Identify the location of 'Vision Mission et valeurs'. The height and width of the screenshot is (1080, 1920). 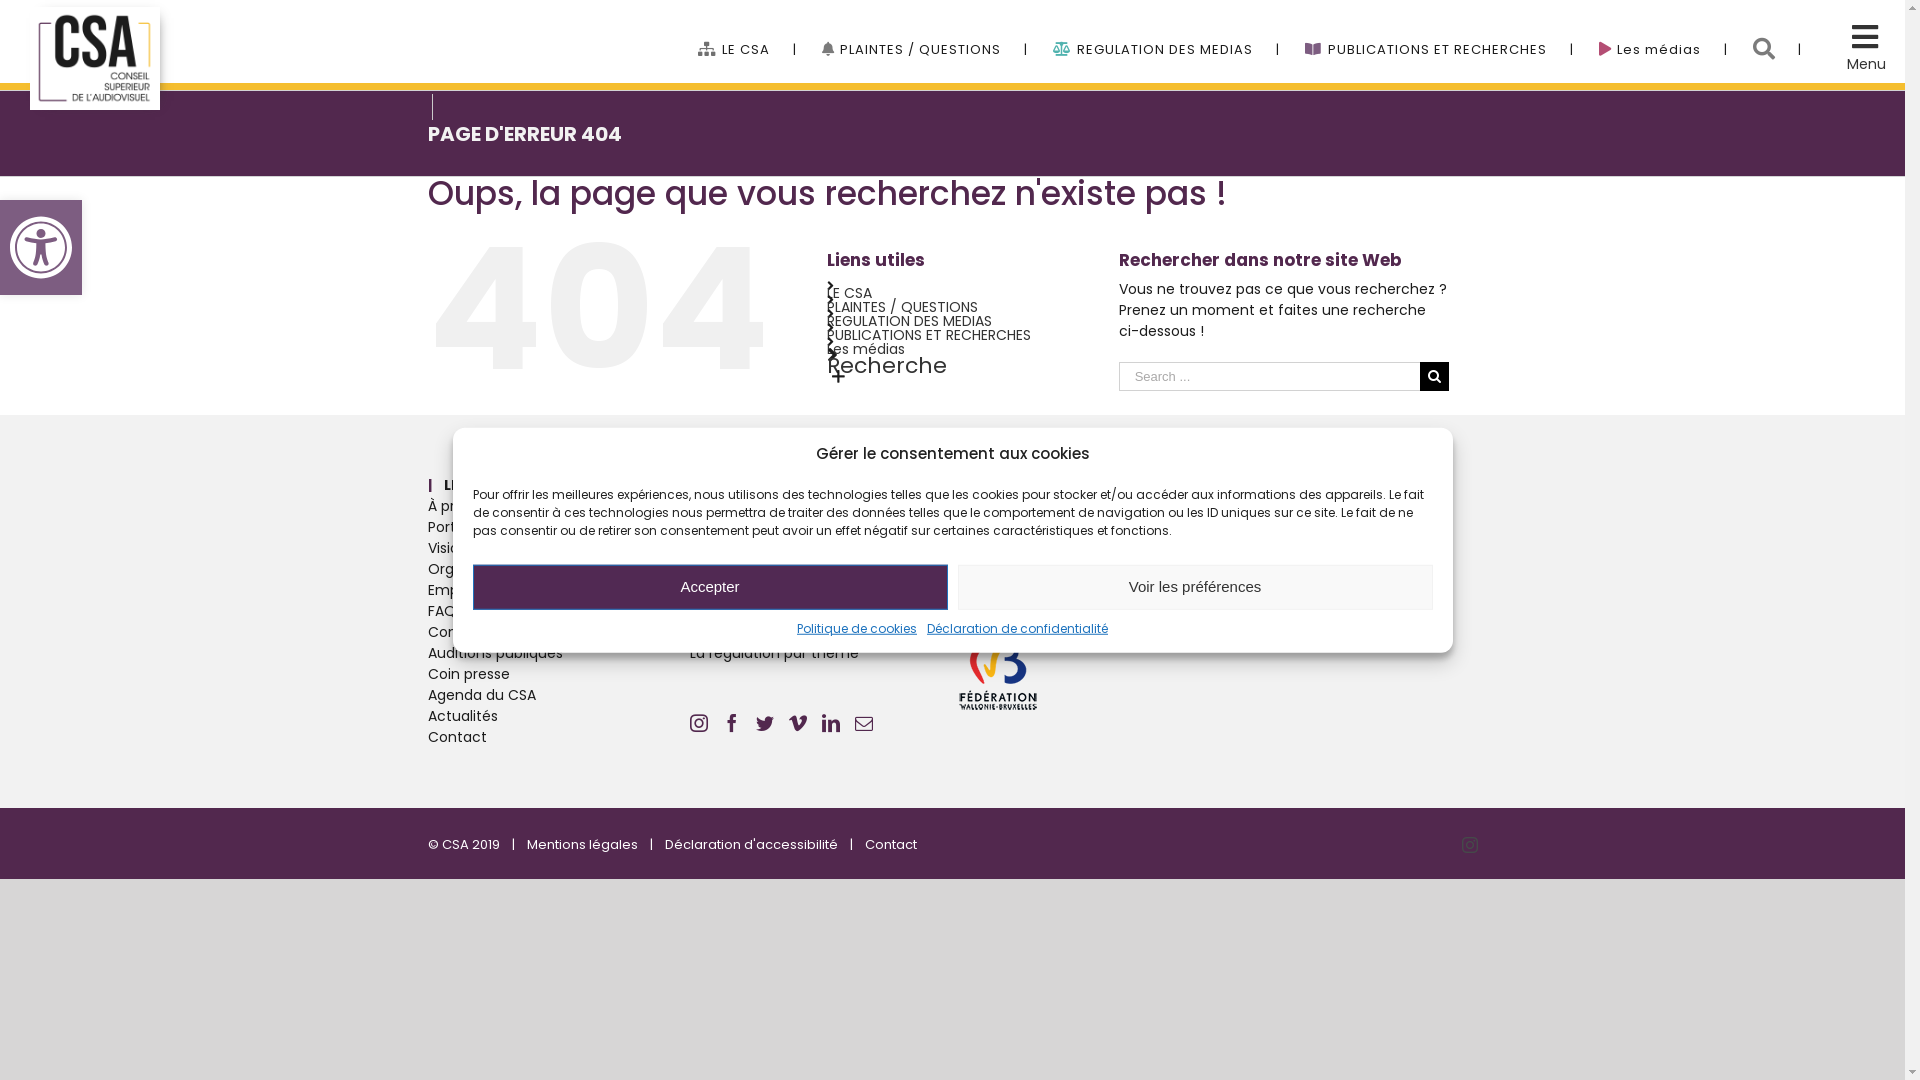
(559, 548).